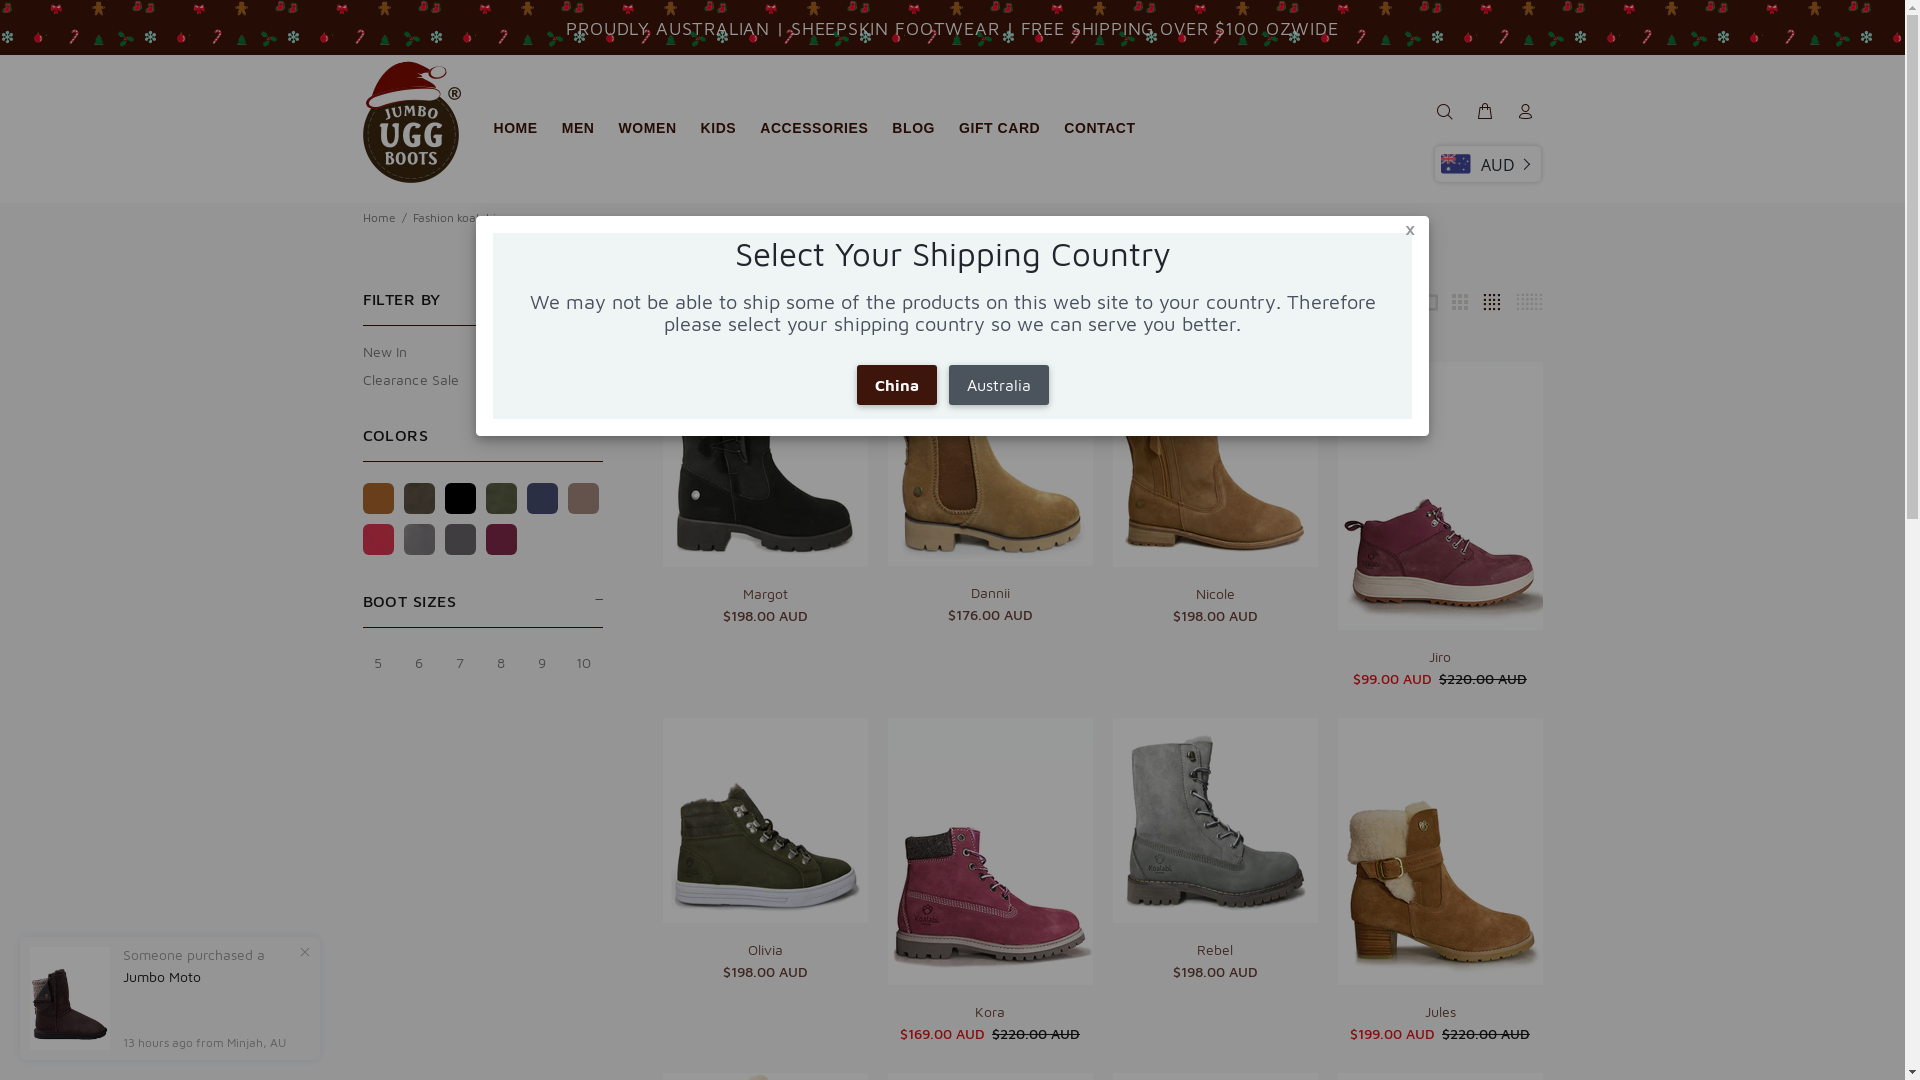 This screenshot has height=1080, width=1920. What do you see at coordinates (605, 128) in the screenshot?
I see `'WOMEN'` at bounding box center [605, 128].